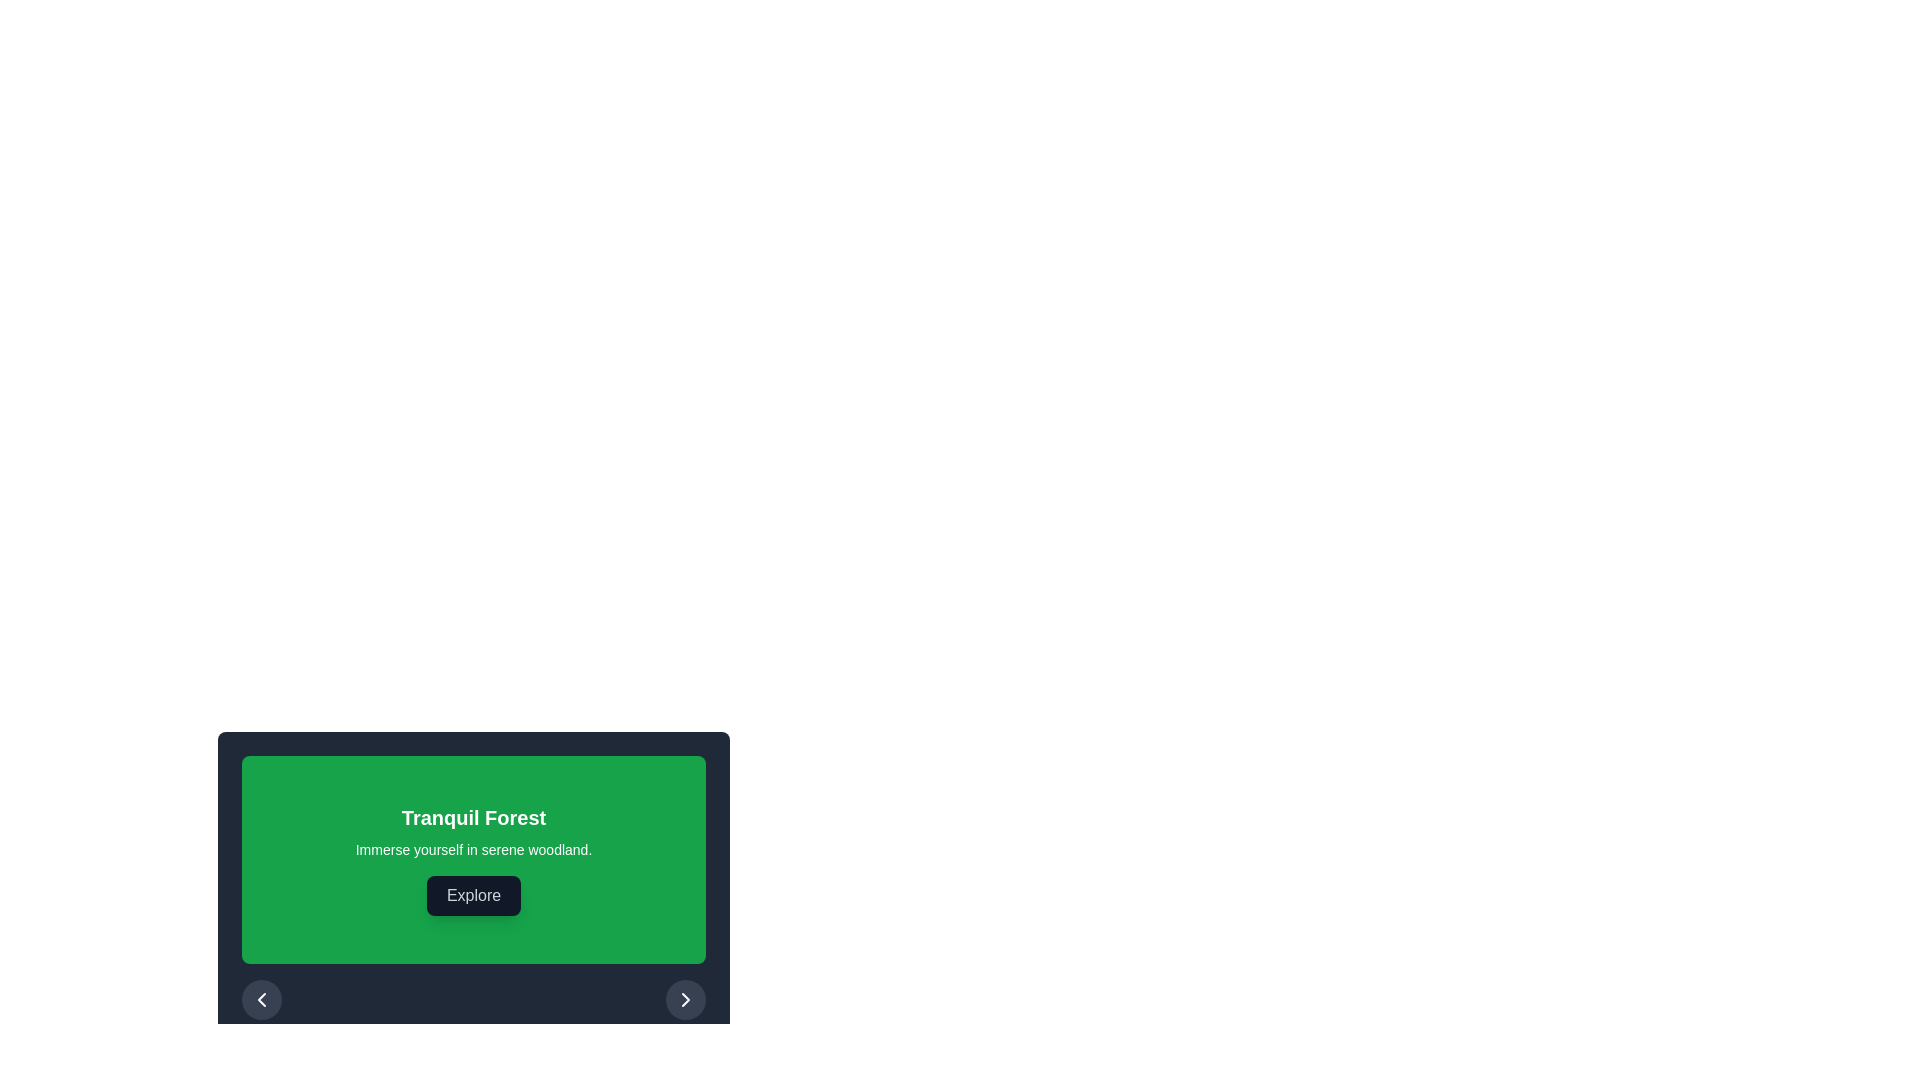  Describe the element at coordinates (473, 865) in the screenshot. I see `the centrally located button beneath the title 'Tranquil Forest' and subtitle 'Immerse yourself in serene woodland' to observe visual feedback` at that location.